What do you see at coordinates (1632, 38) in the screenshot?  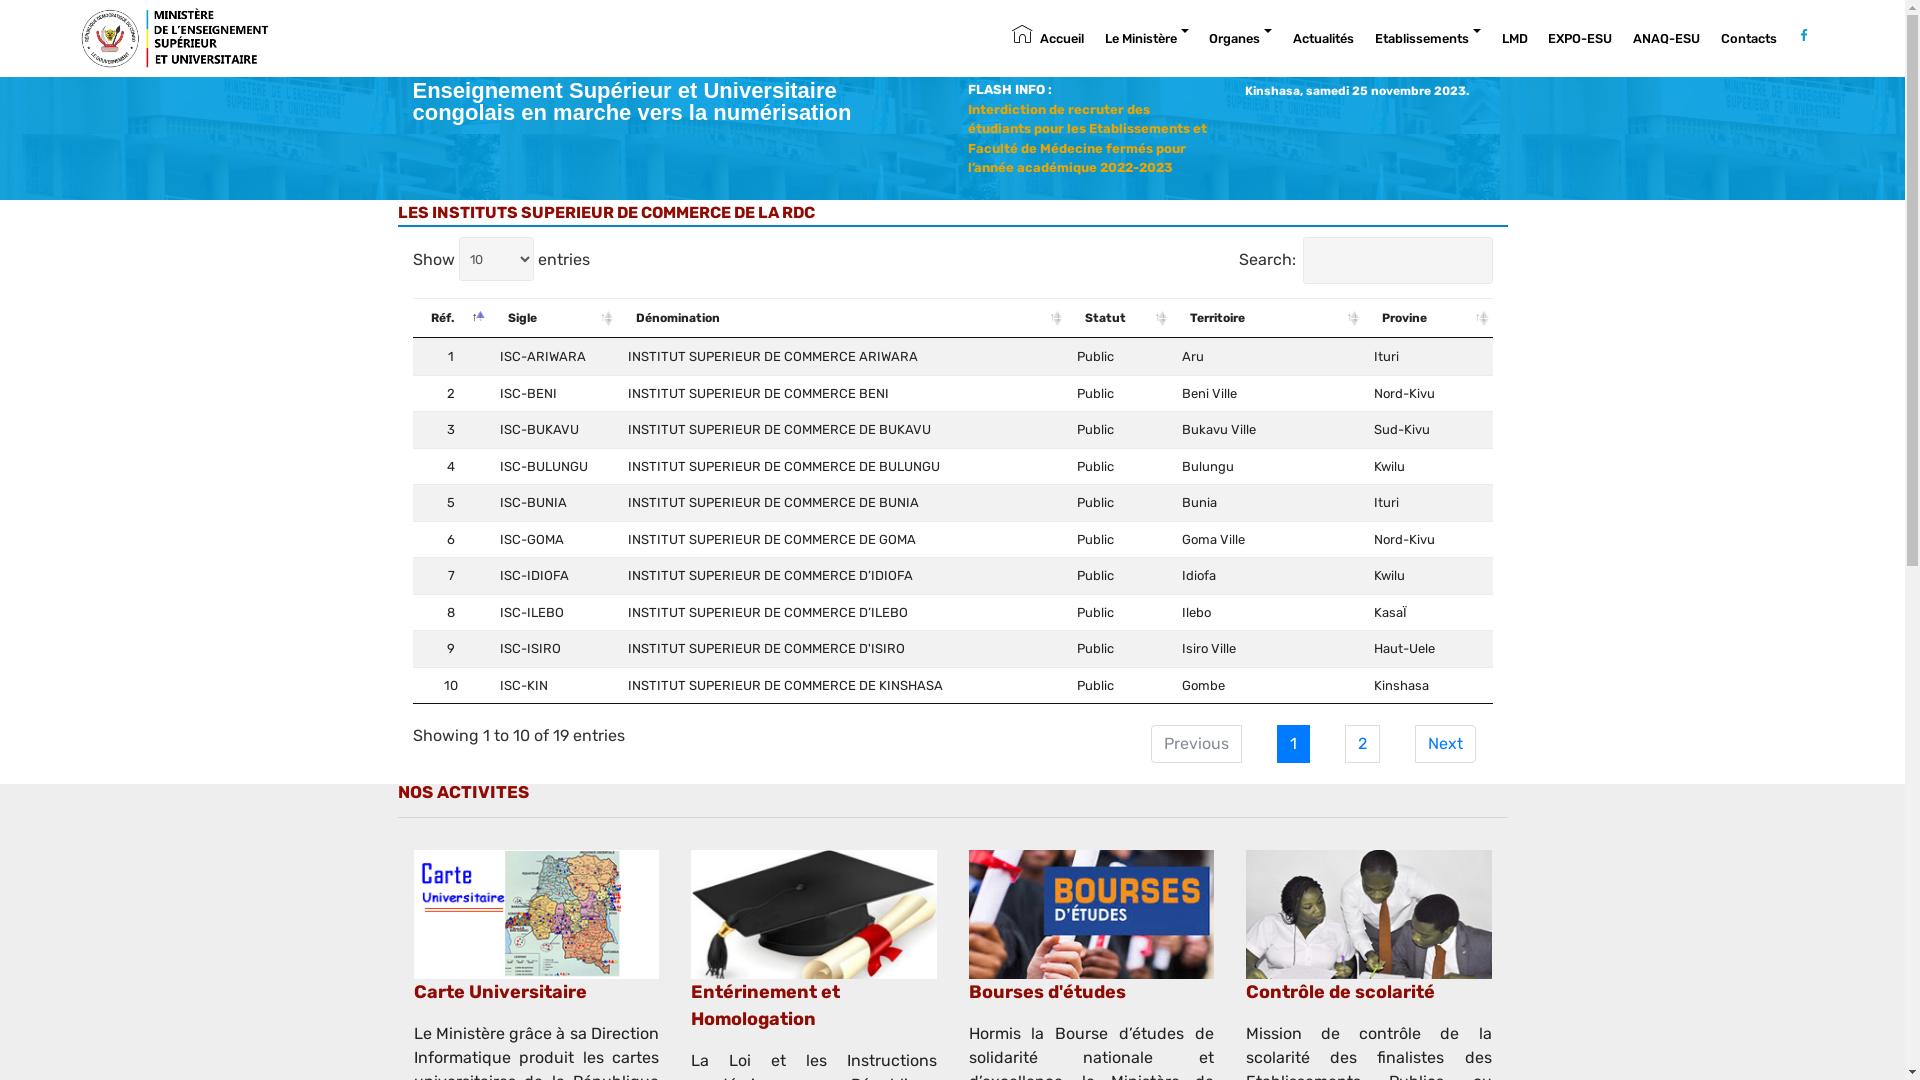 I see `'ANAQ-ESU'` at bounding box center [1632, 38].